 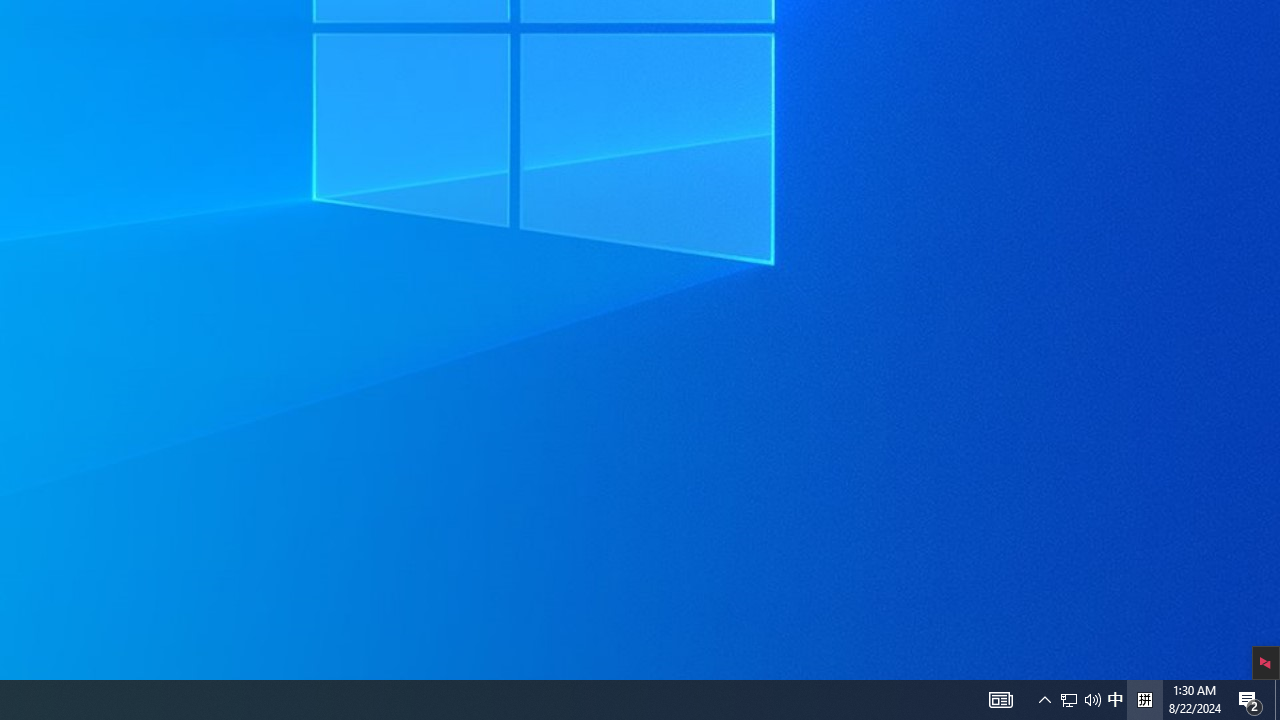 I want to click on 'Tray Input Indicator - Chinese (Simplified, China)', so click(x=1079, y=698).